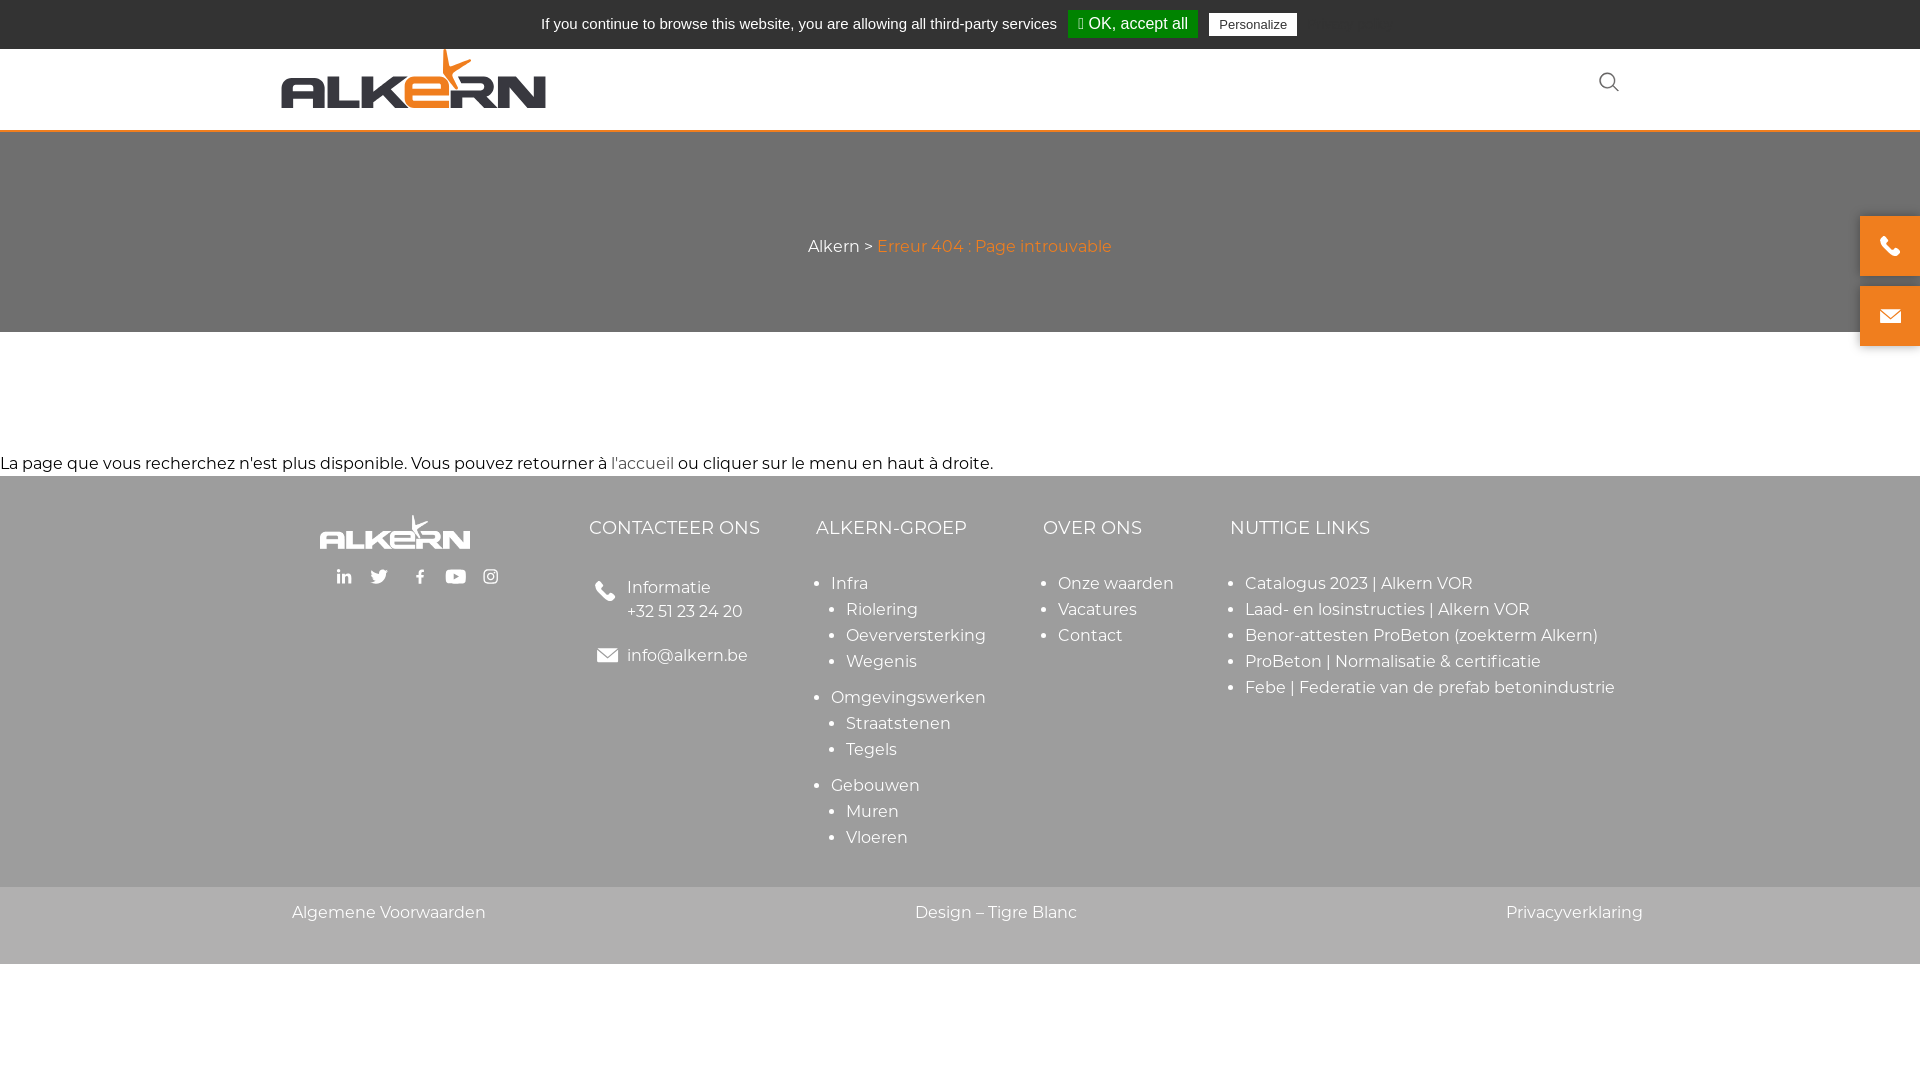  What do you see at coordinates (845, 635) in the screenshot?
I see `'Oeverversterking'` at bounding box center [845, 635].